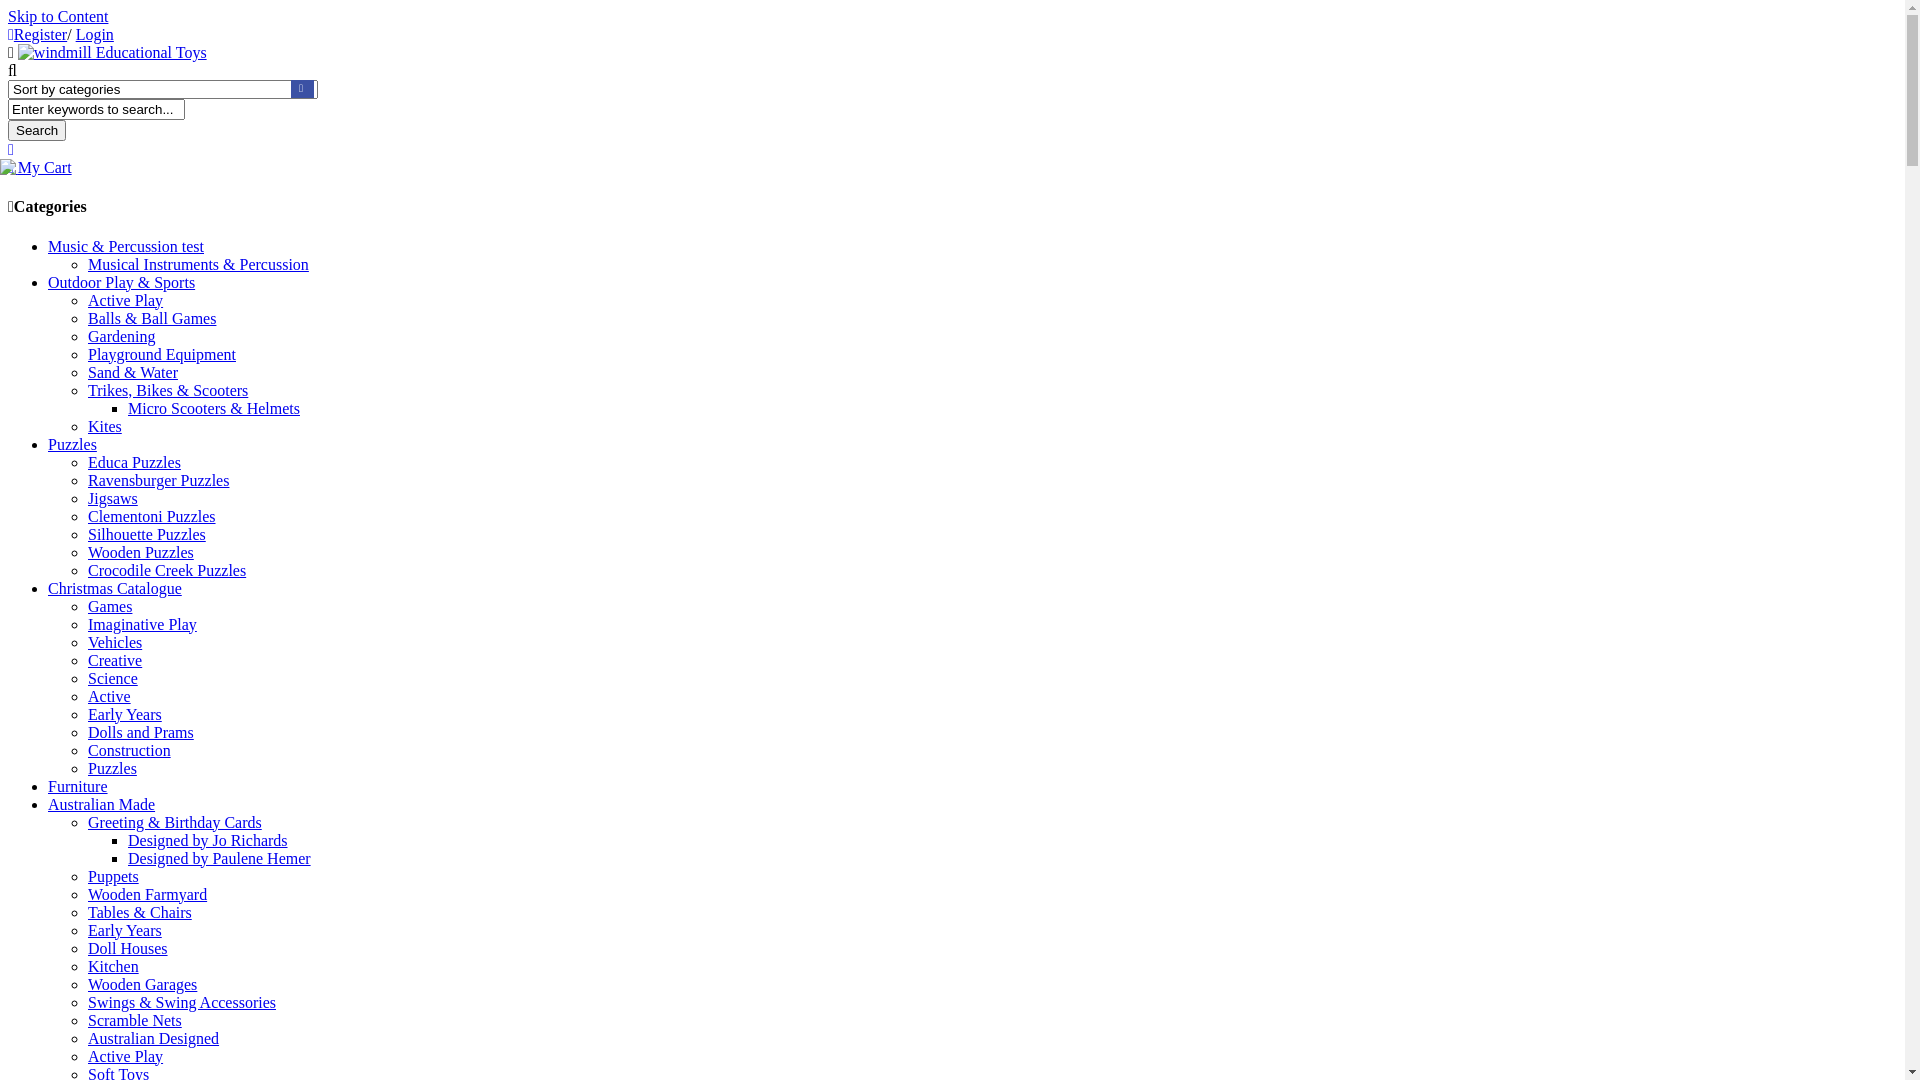  I want to click on 'Wooden Puzzles', so click(139, 552).